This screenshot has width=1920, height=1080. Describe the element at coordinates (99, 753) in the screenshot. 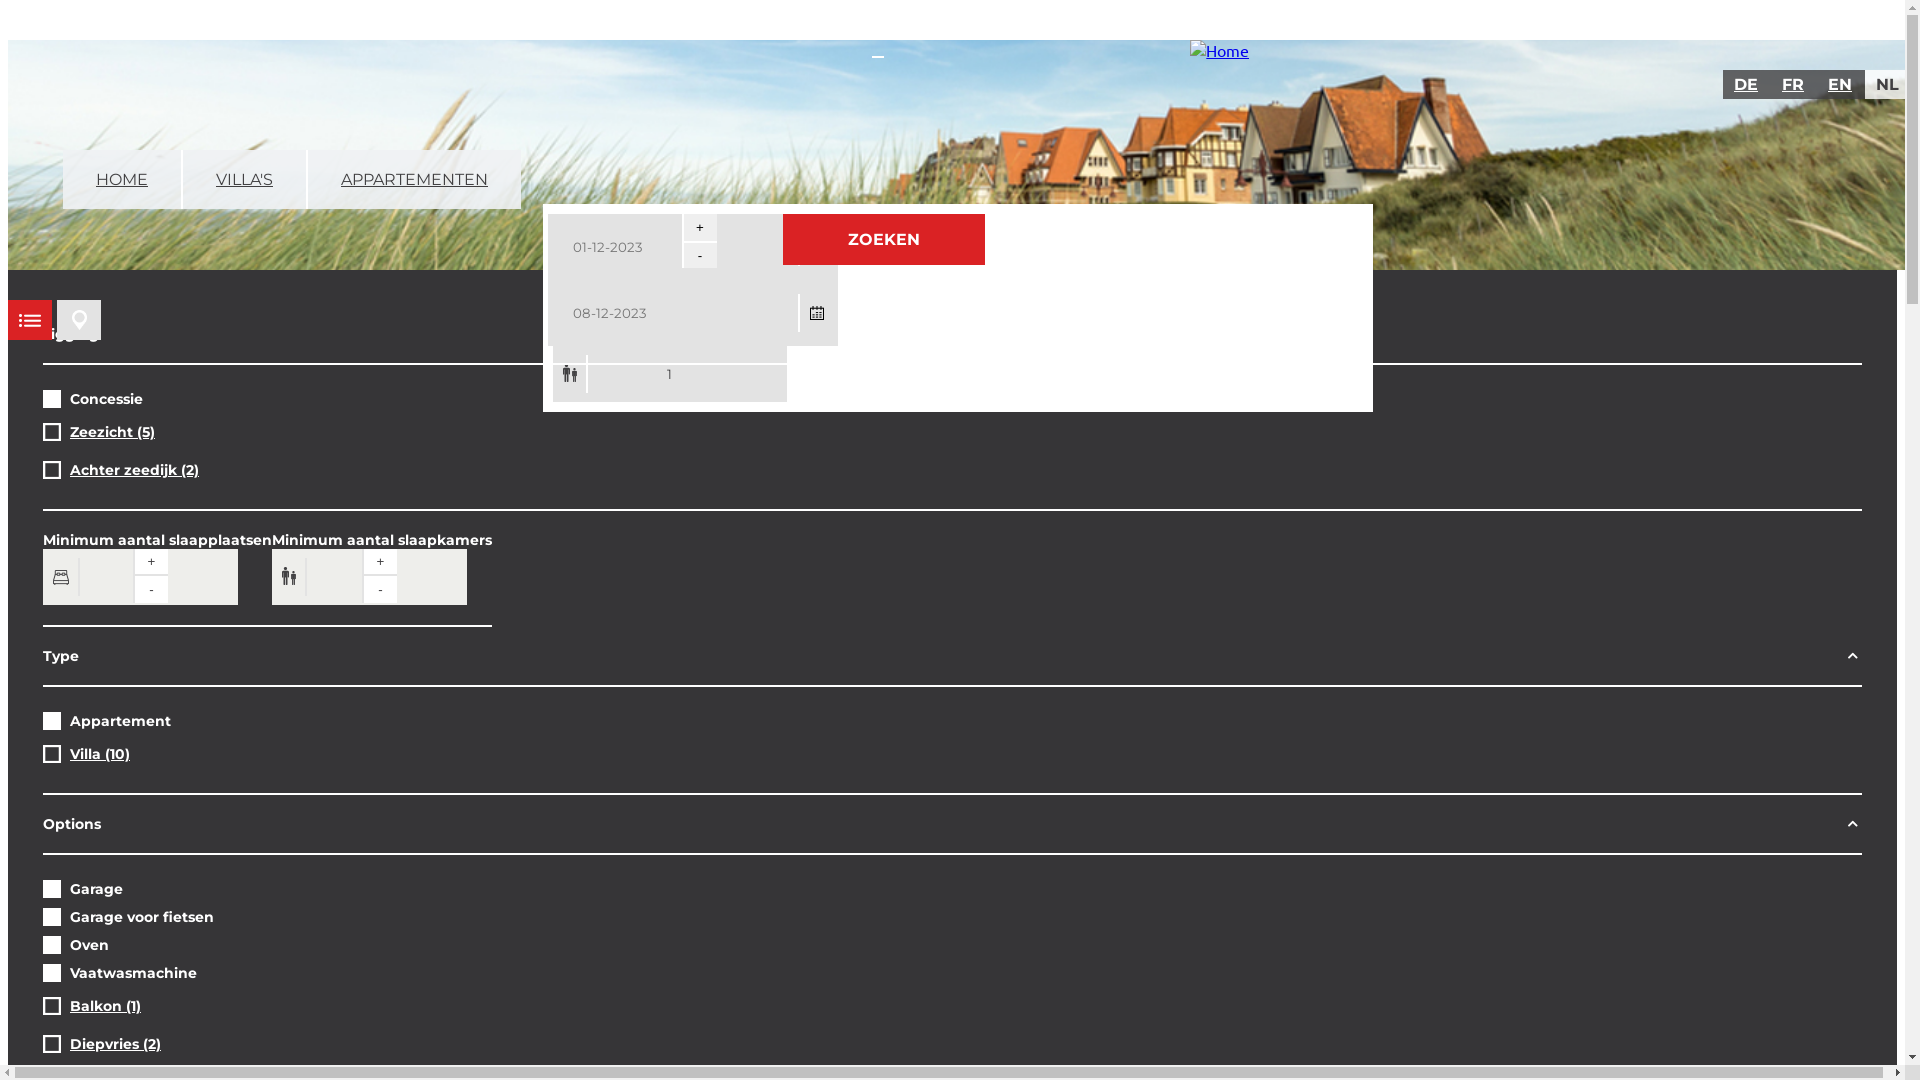

I see `'Villa (10)` at that location.